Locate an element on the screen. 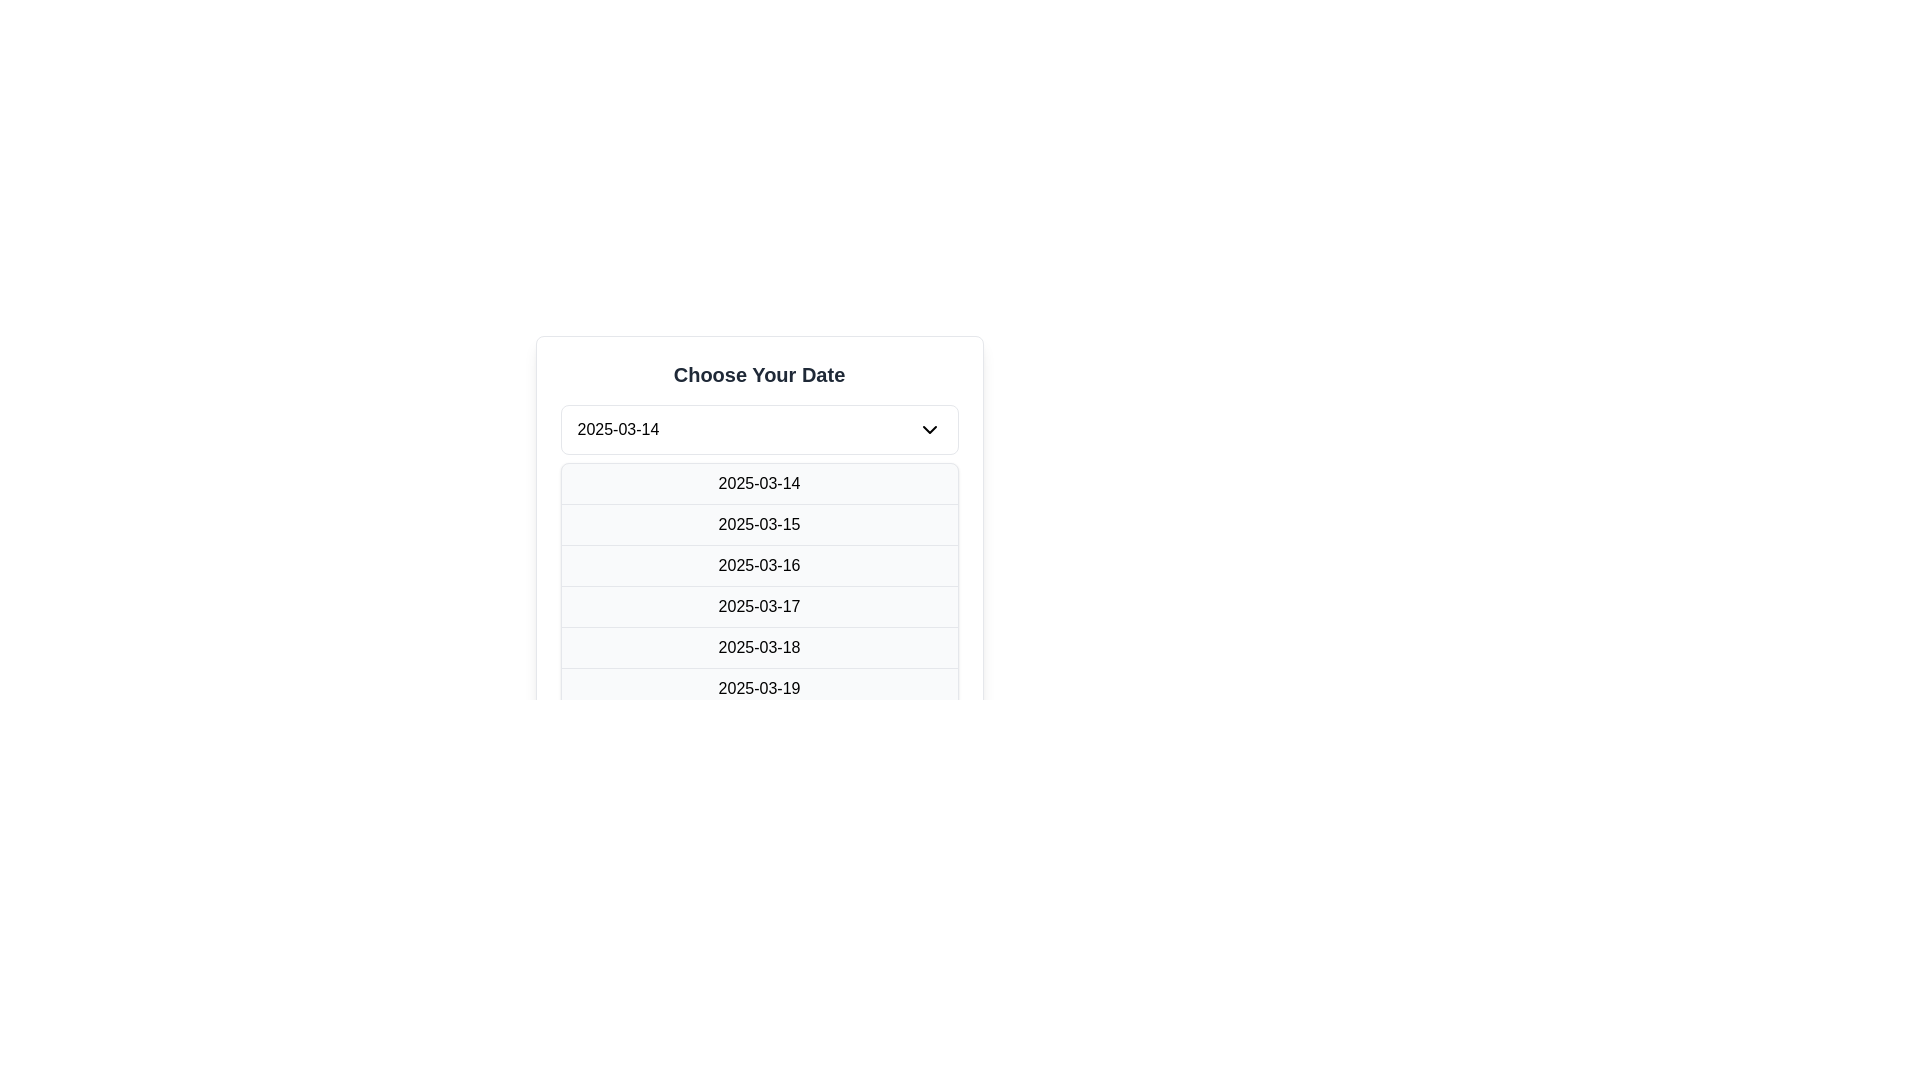  the text item representing the date '2025-03-18' in the dropdown list is located at coordinates (758, 647).